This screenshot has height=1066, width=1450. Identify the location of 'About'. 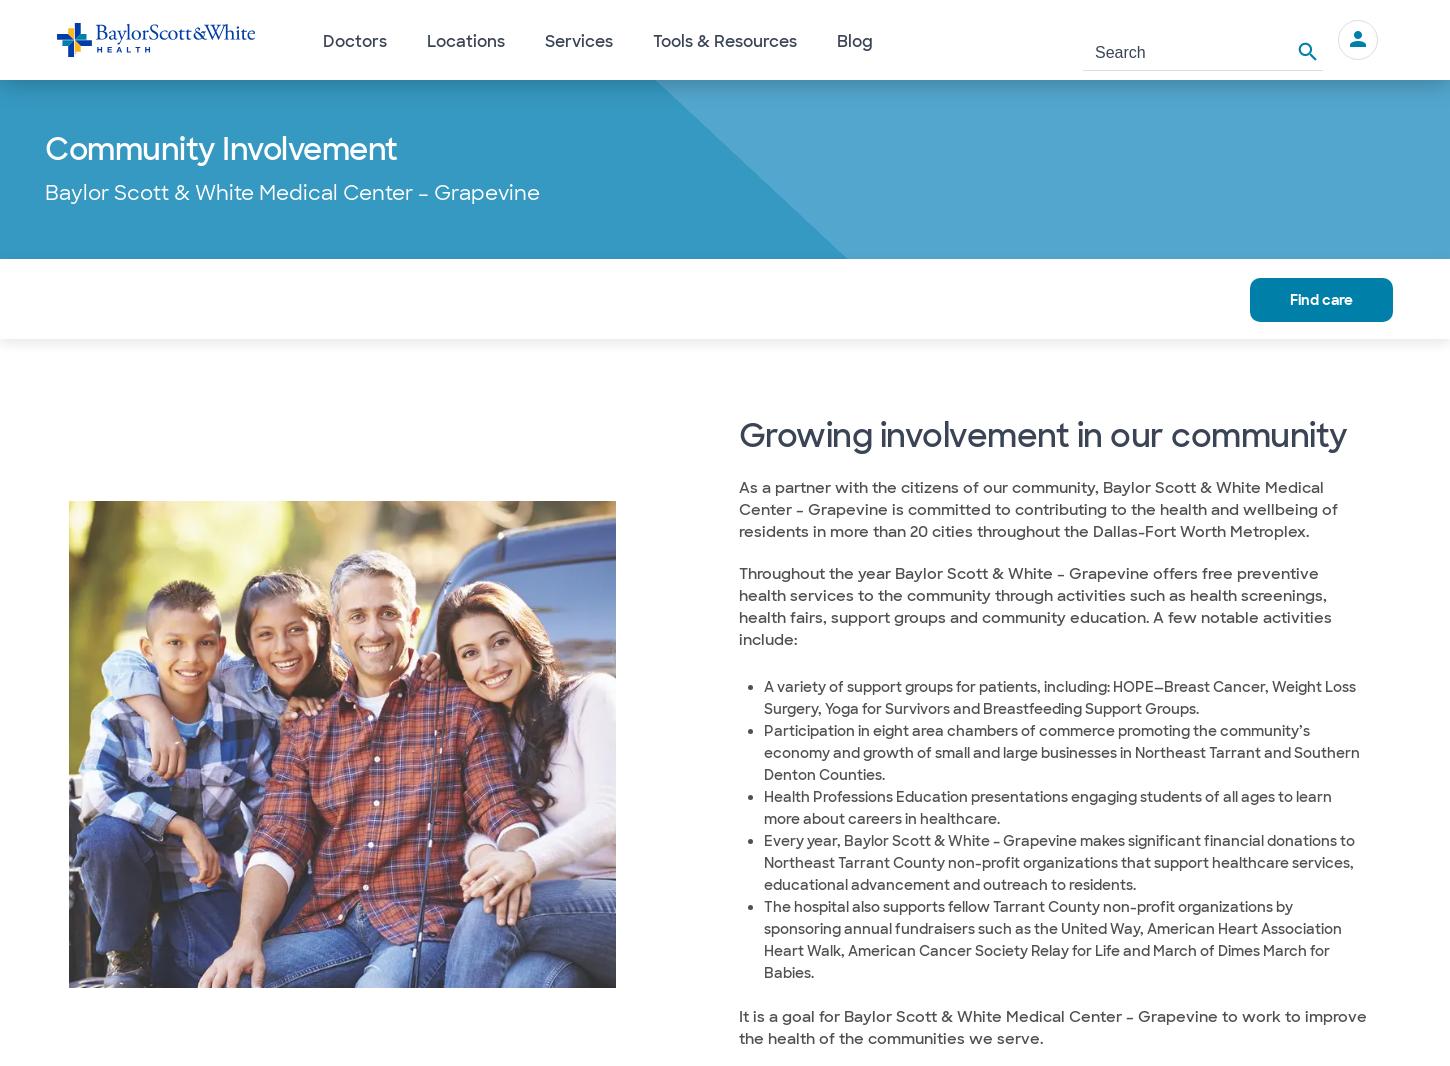
(112, 297).